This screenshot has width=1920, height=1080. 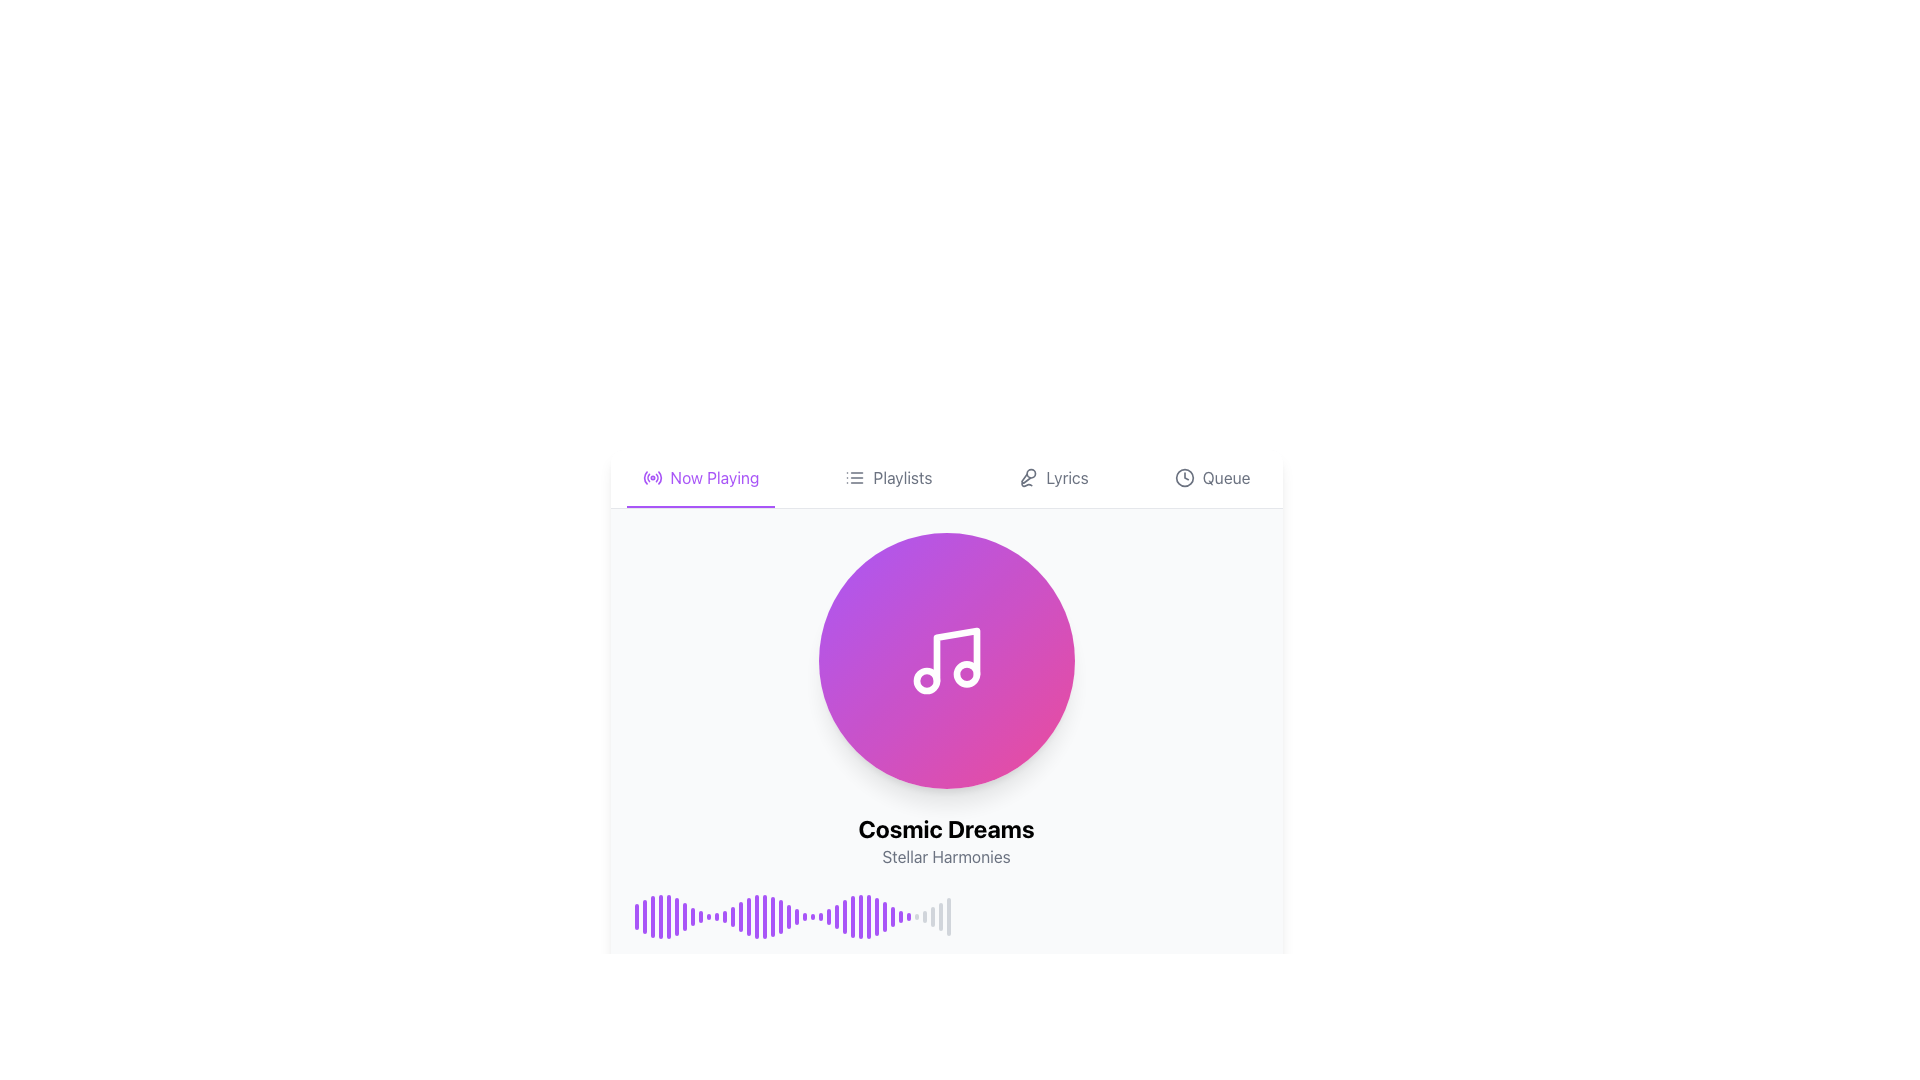 What do you see at coordinates (855, 478) in the screenshot?
I see `the small icon featuring horizontal lines next to the 'Playlists' text in the navigation menu bar` at bounding box center [855, 478].